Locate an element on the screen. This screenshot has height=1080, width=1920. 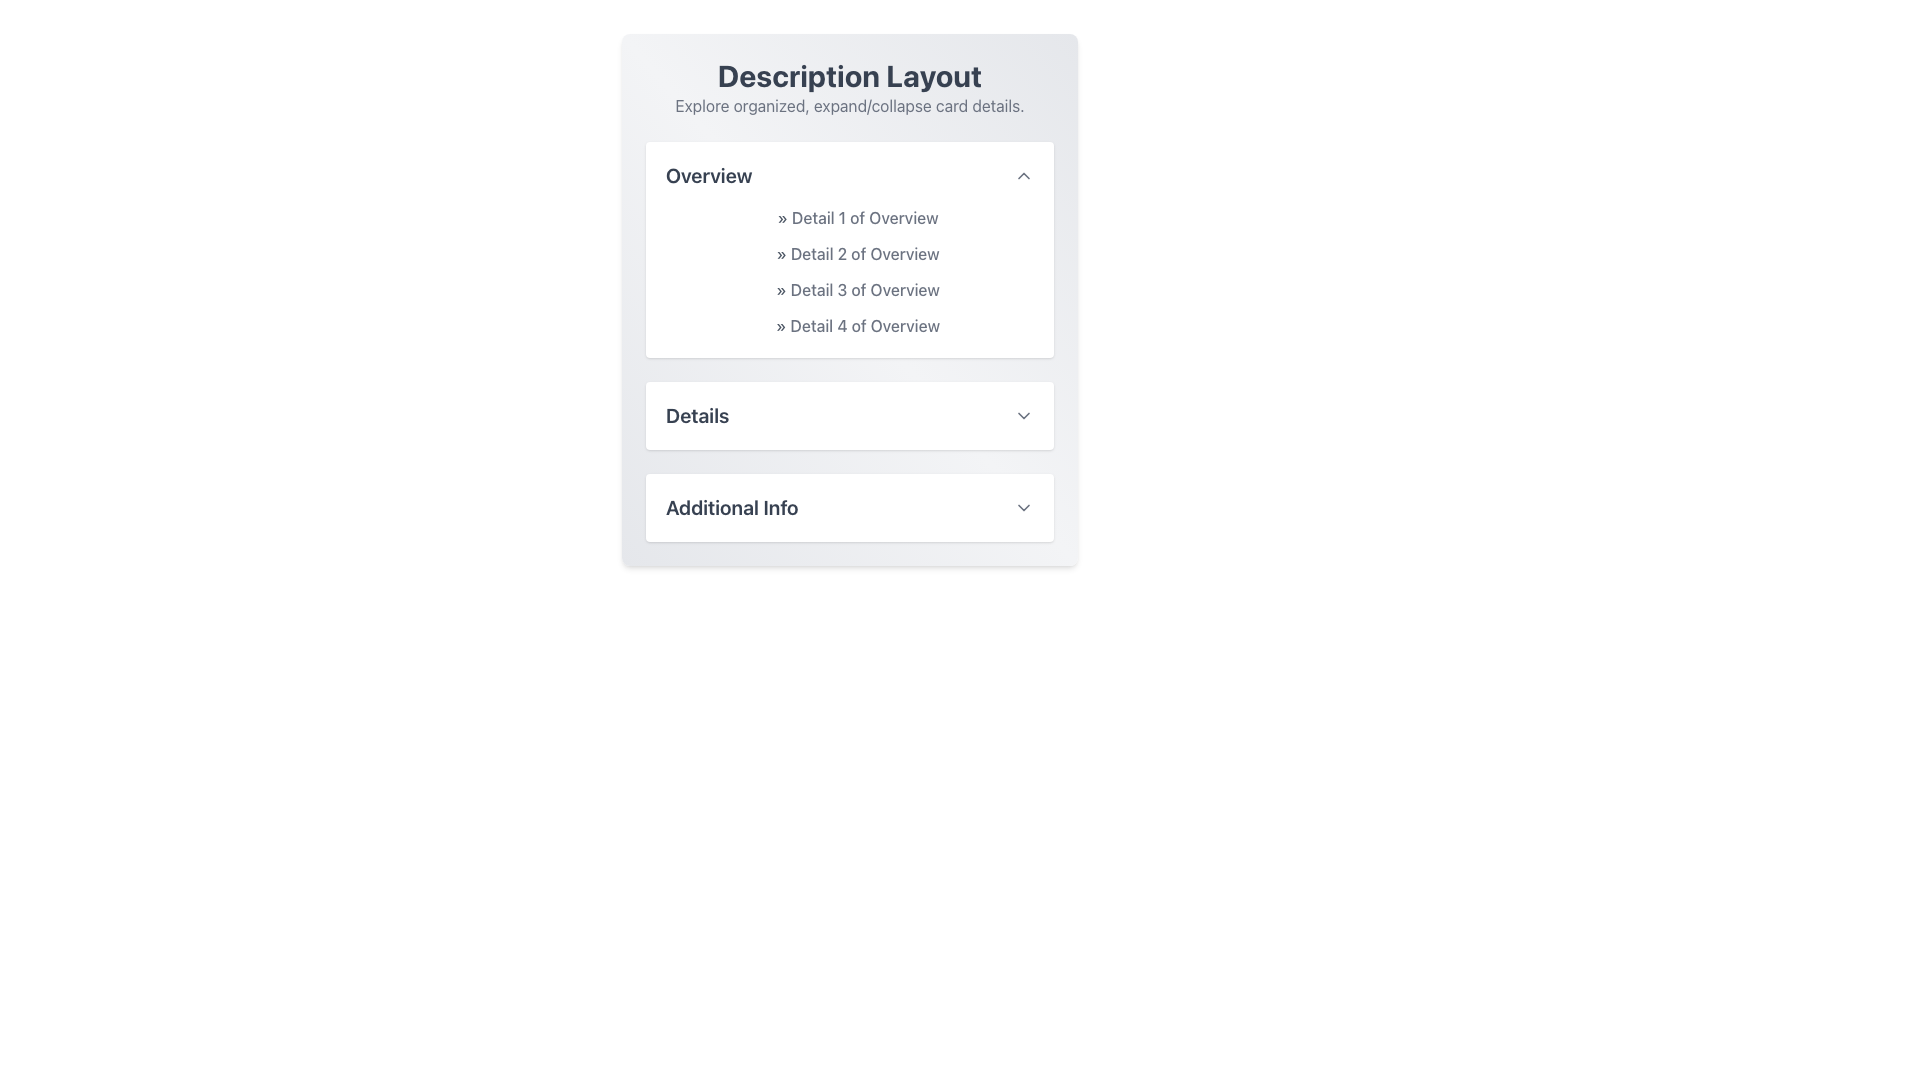
the second line text label under the 'Overview' section that provides contextual information is located at coordinates (849, 253).